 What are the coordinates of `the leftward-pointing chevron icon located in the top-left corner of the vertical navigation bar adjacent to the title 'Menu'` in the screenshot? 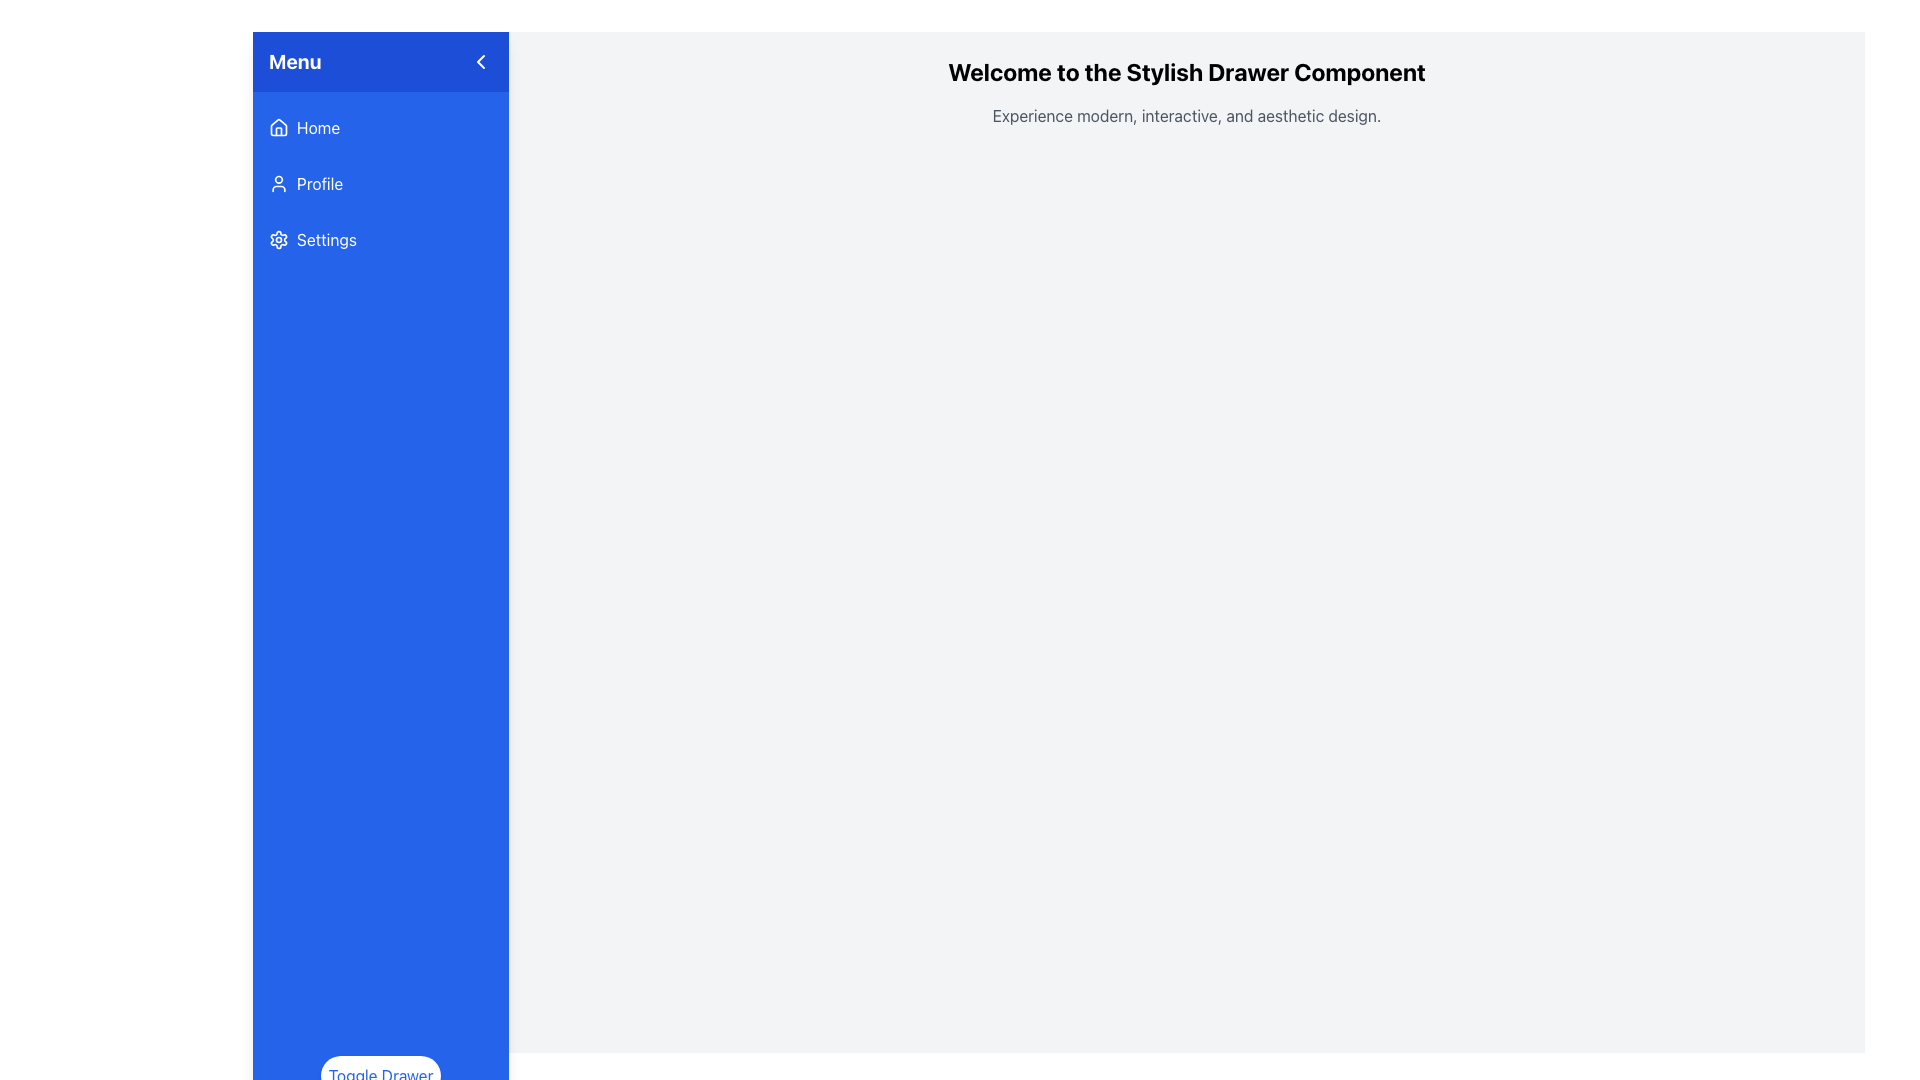 It's located at (480, 60).